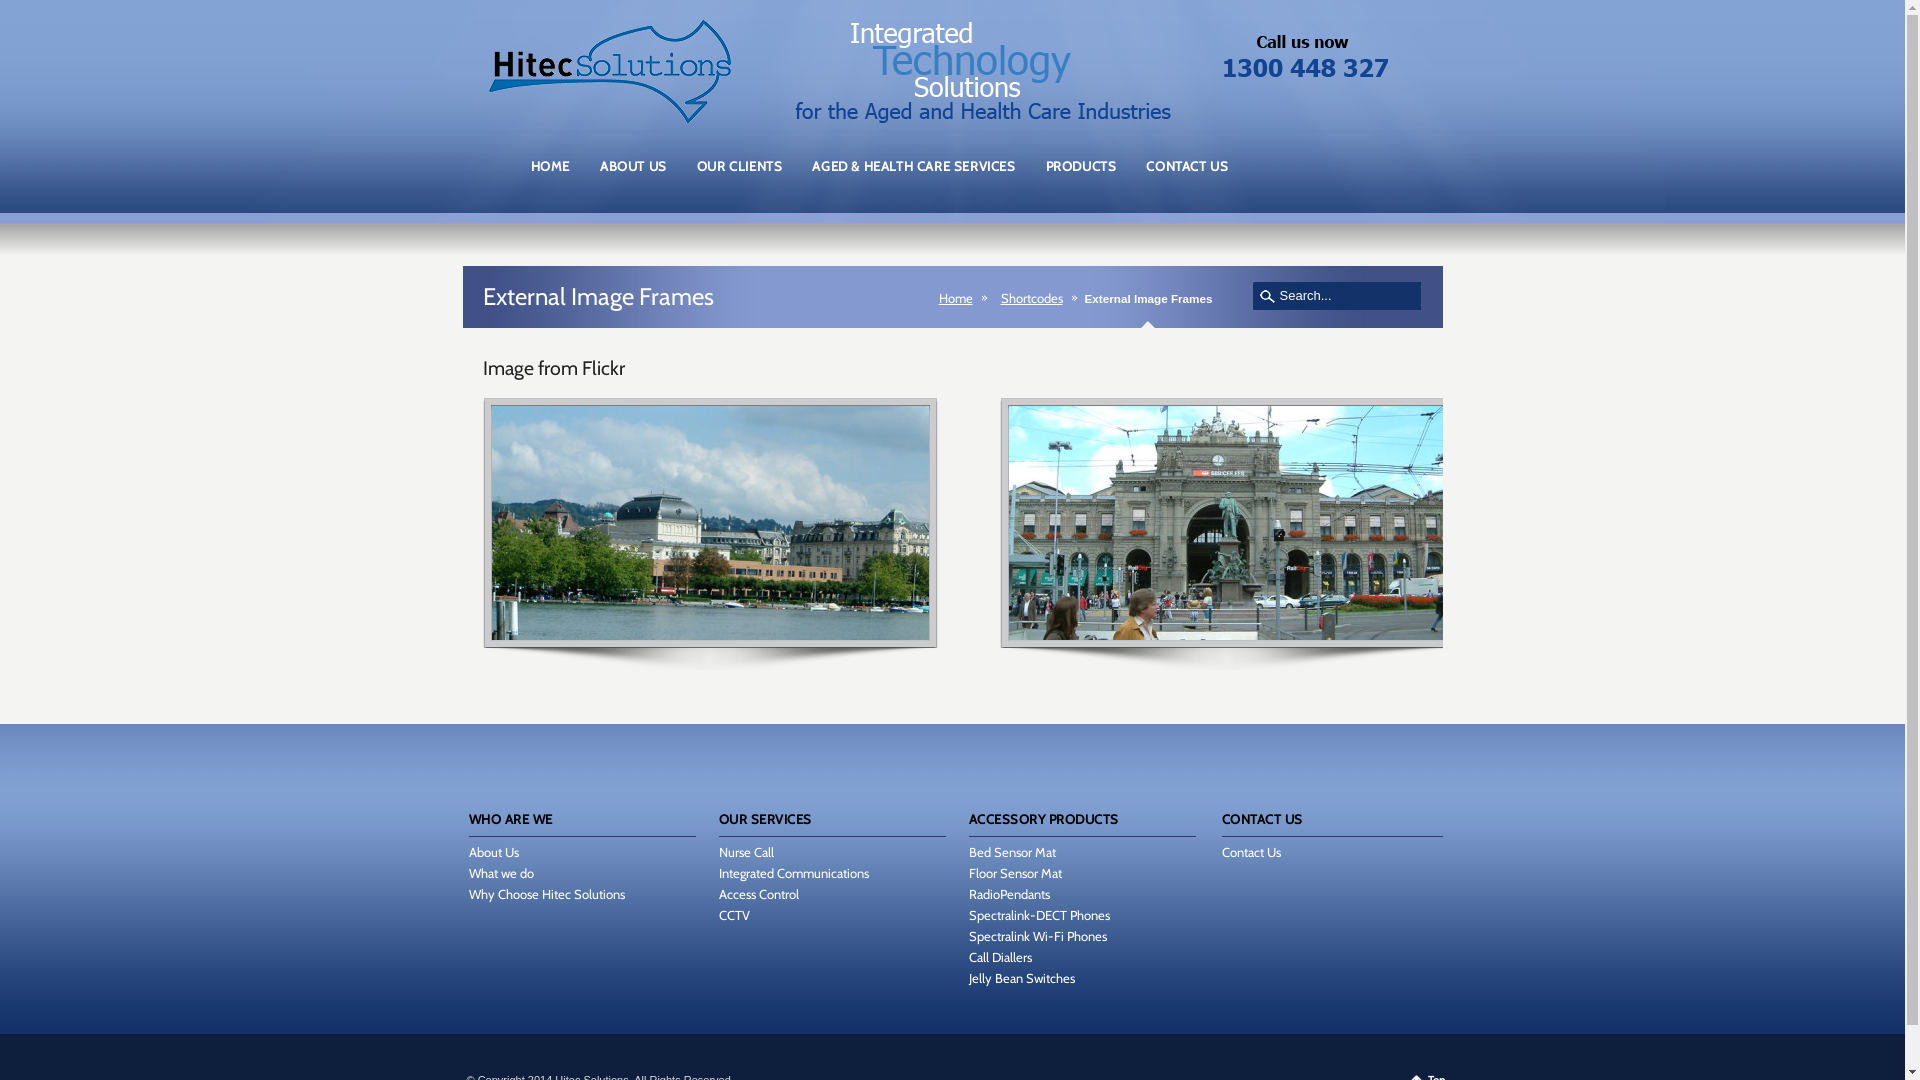 The width and height of the screenshot is (1920, 1080). Describe the element at coordinates (732, 914) in the screenshot. I see `'CCTV'` at that location.